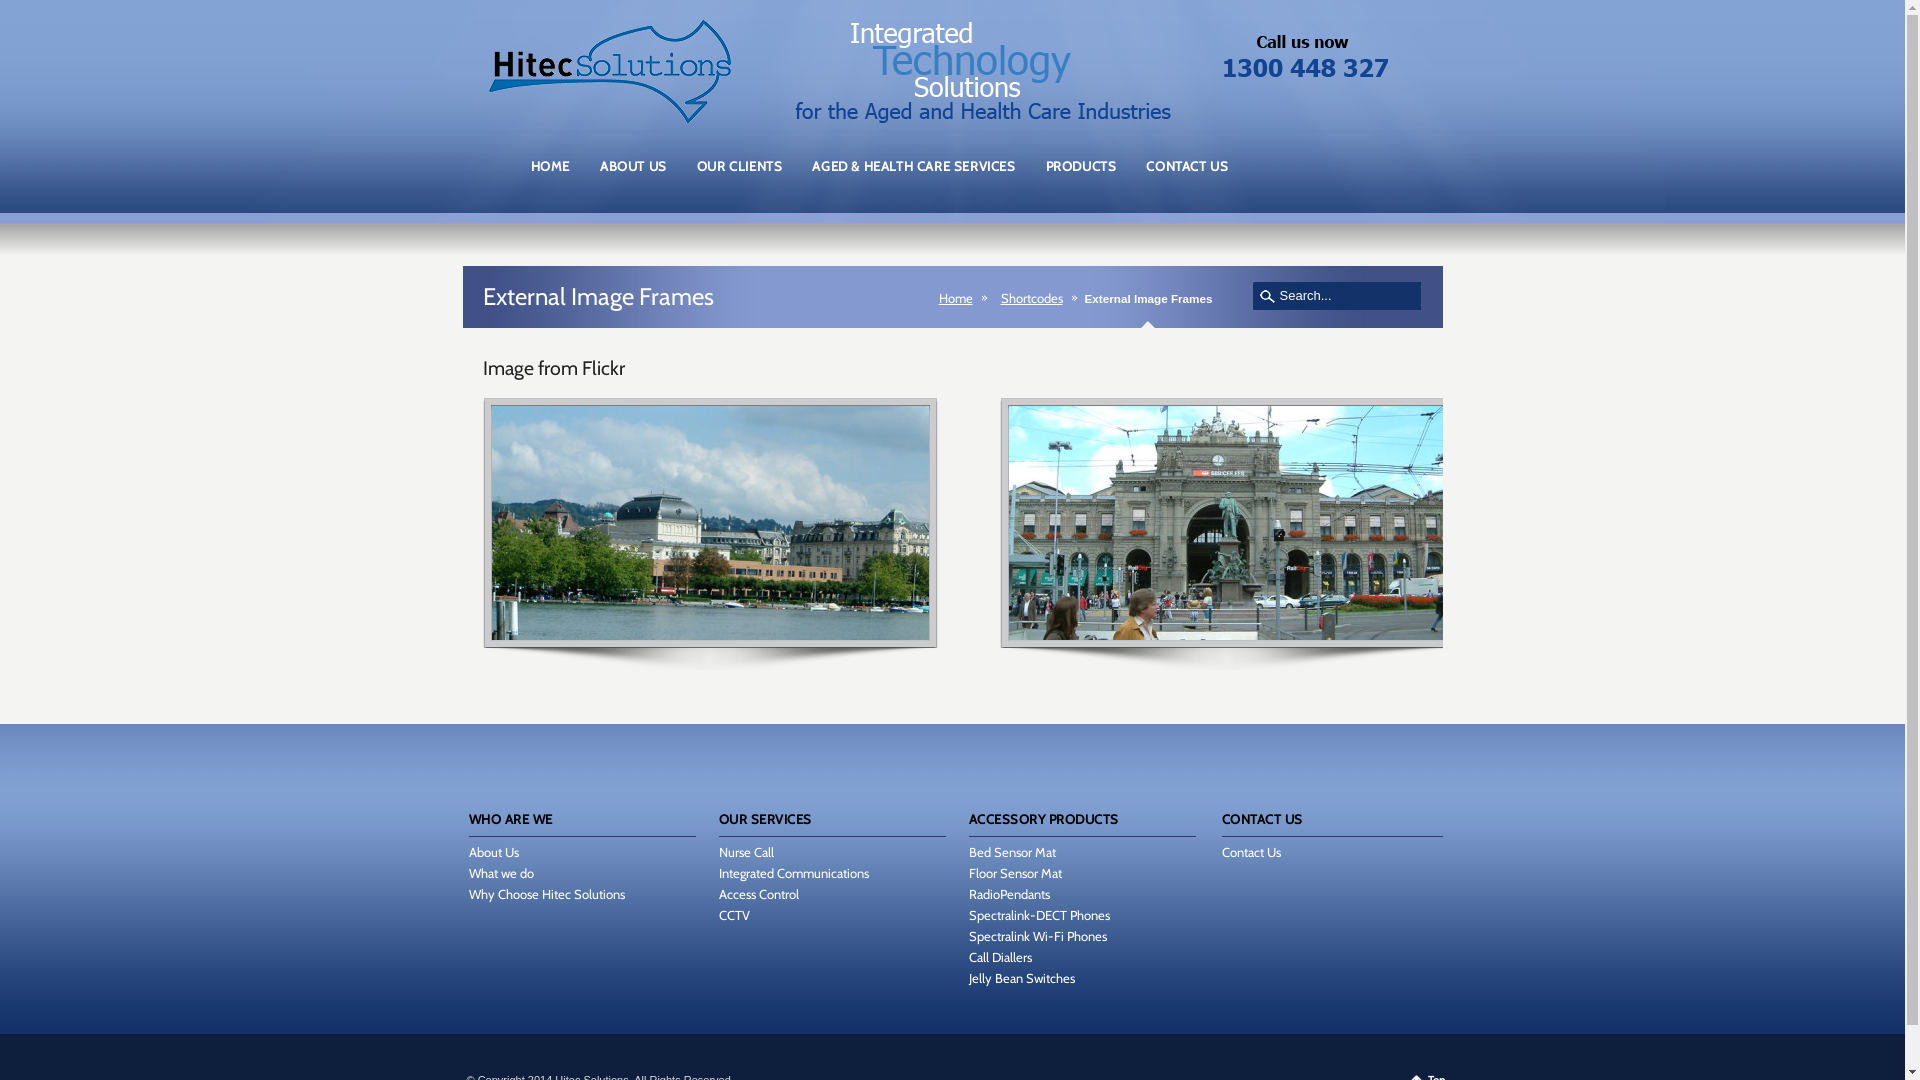 The width and height of the screenshot is (1920, 1080). Describe the element at coordinates (732, 914) in the screenshot. I see `'CCTV'` at that location.